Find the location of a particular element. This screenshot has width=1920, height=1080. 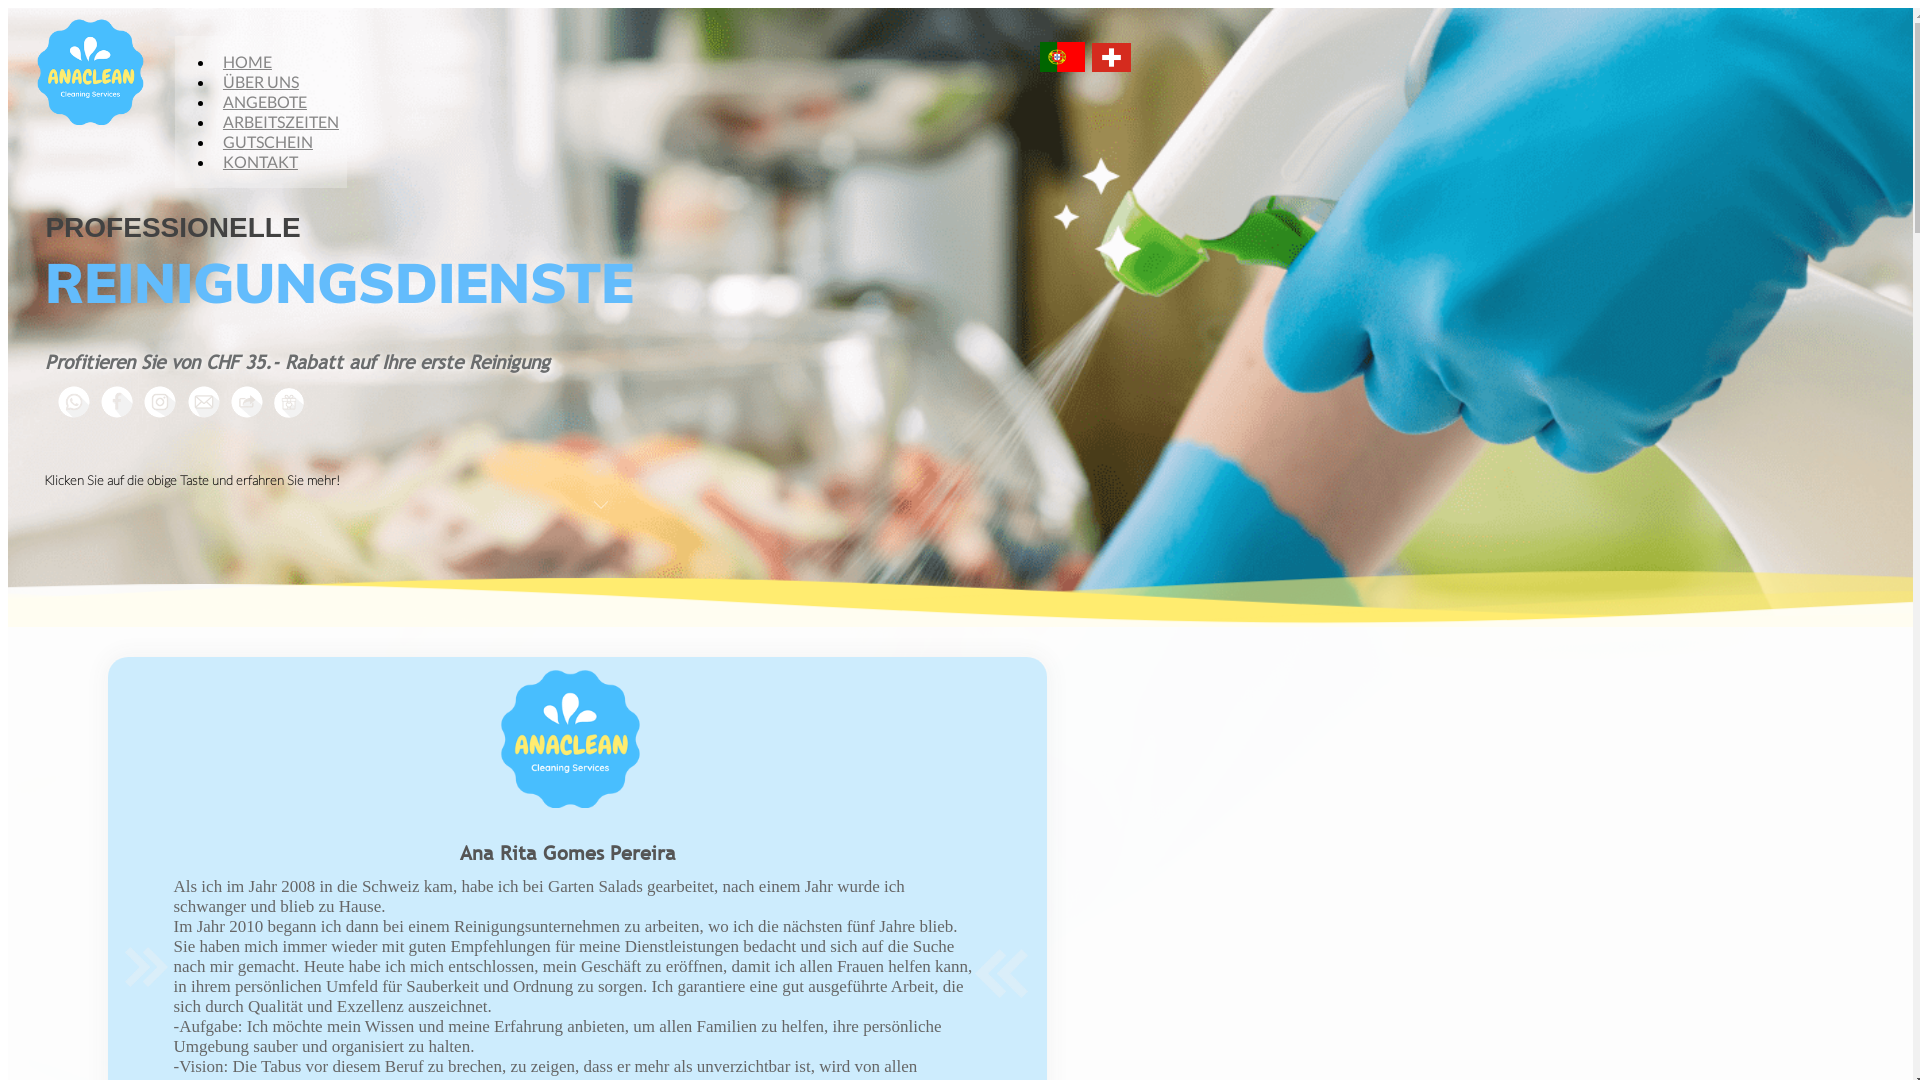

'GUTSCHEIN' is located at coordinates (267, 140).